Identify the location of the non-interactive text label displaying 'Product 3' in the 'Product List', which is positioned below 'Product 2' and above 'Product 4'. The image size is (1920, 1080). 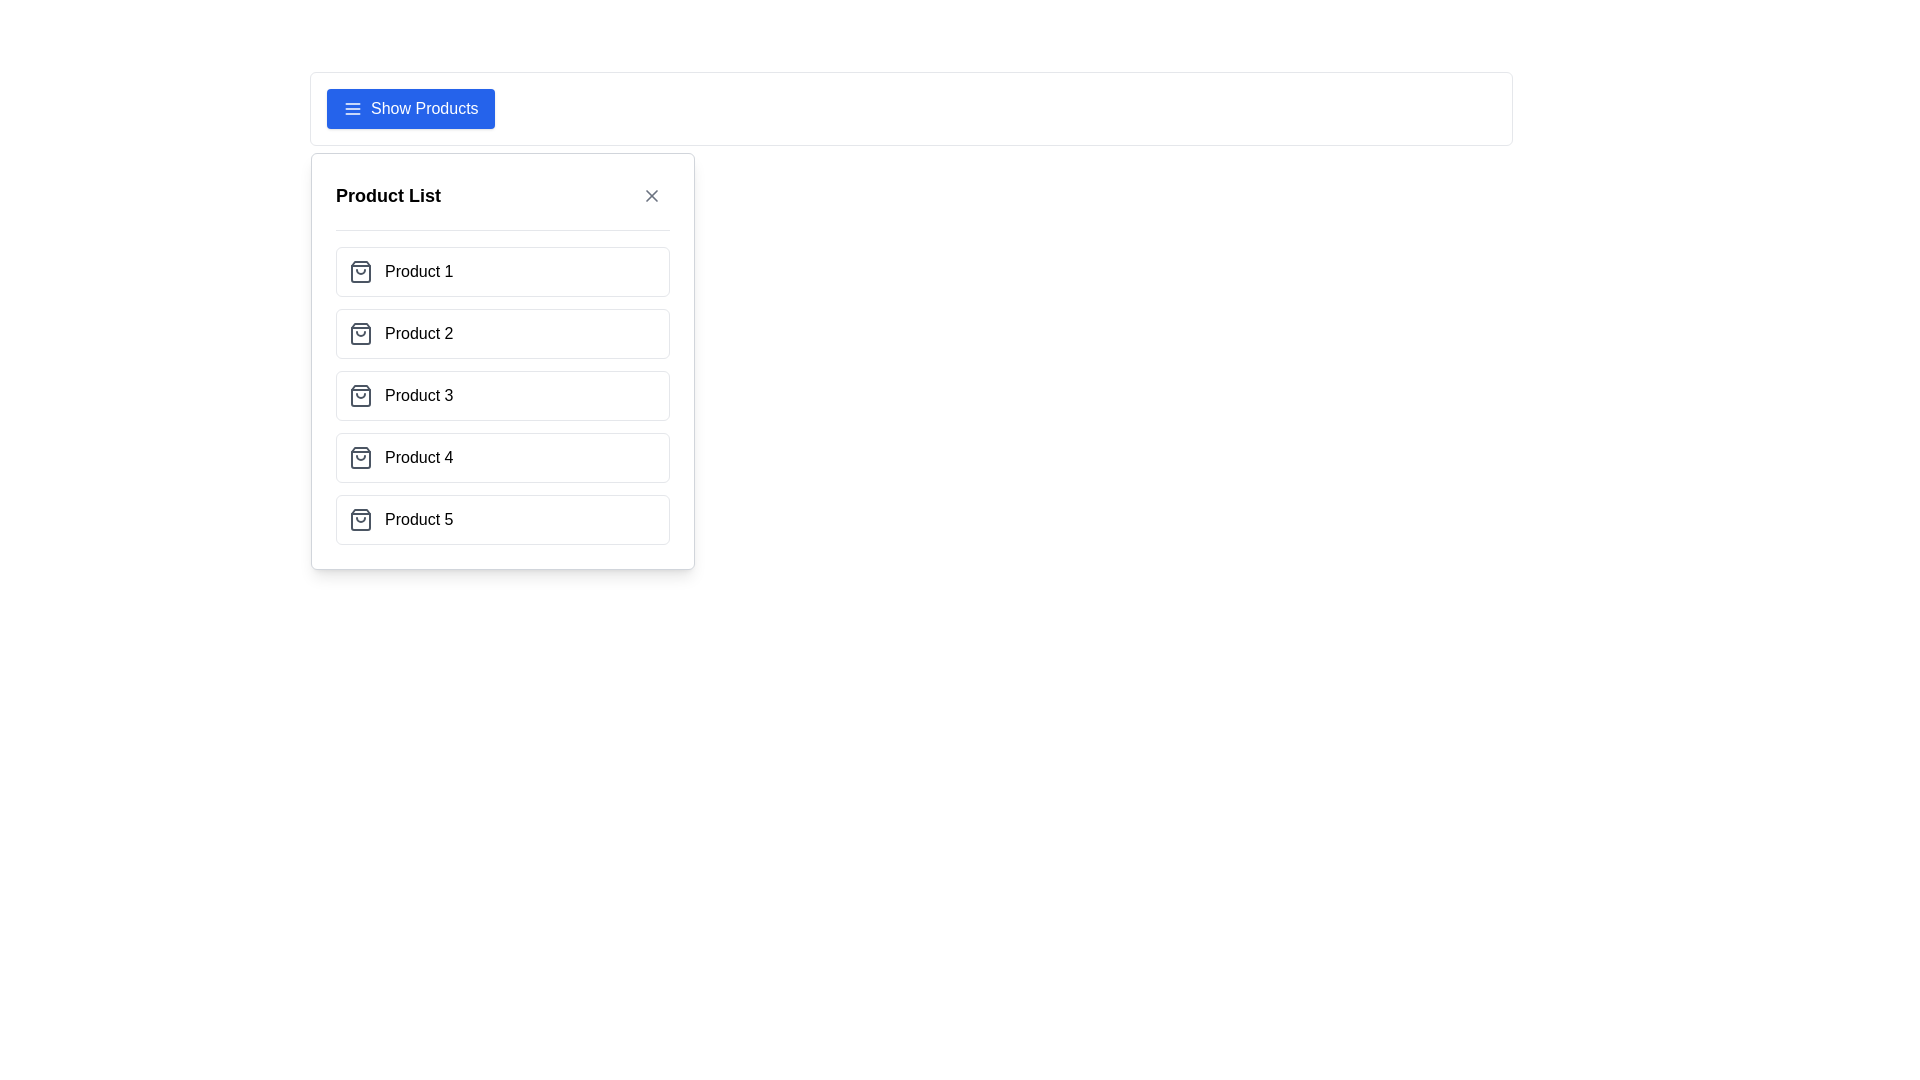
(418, 396).